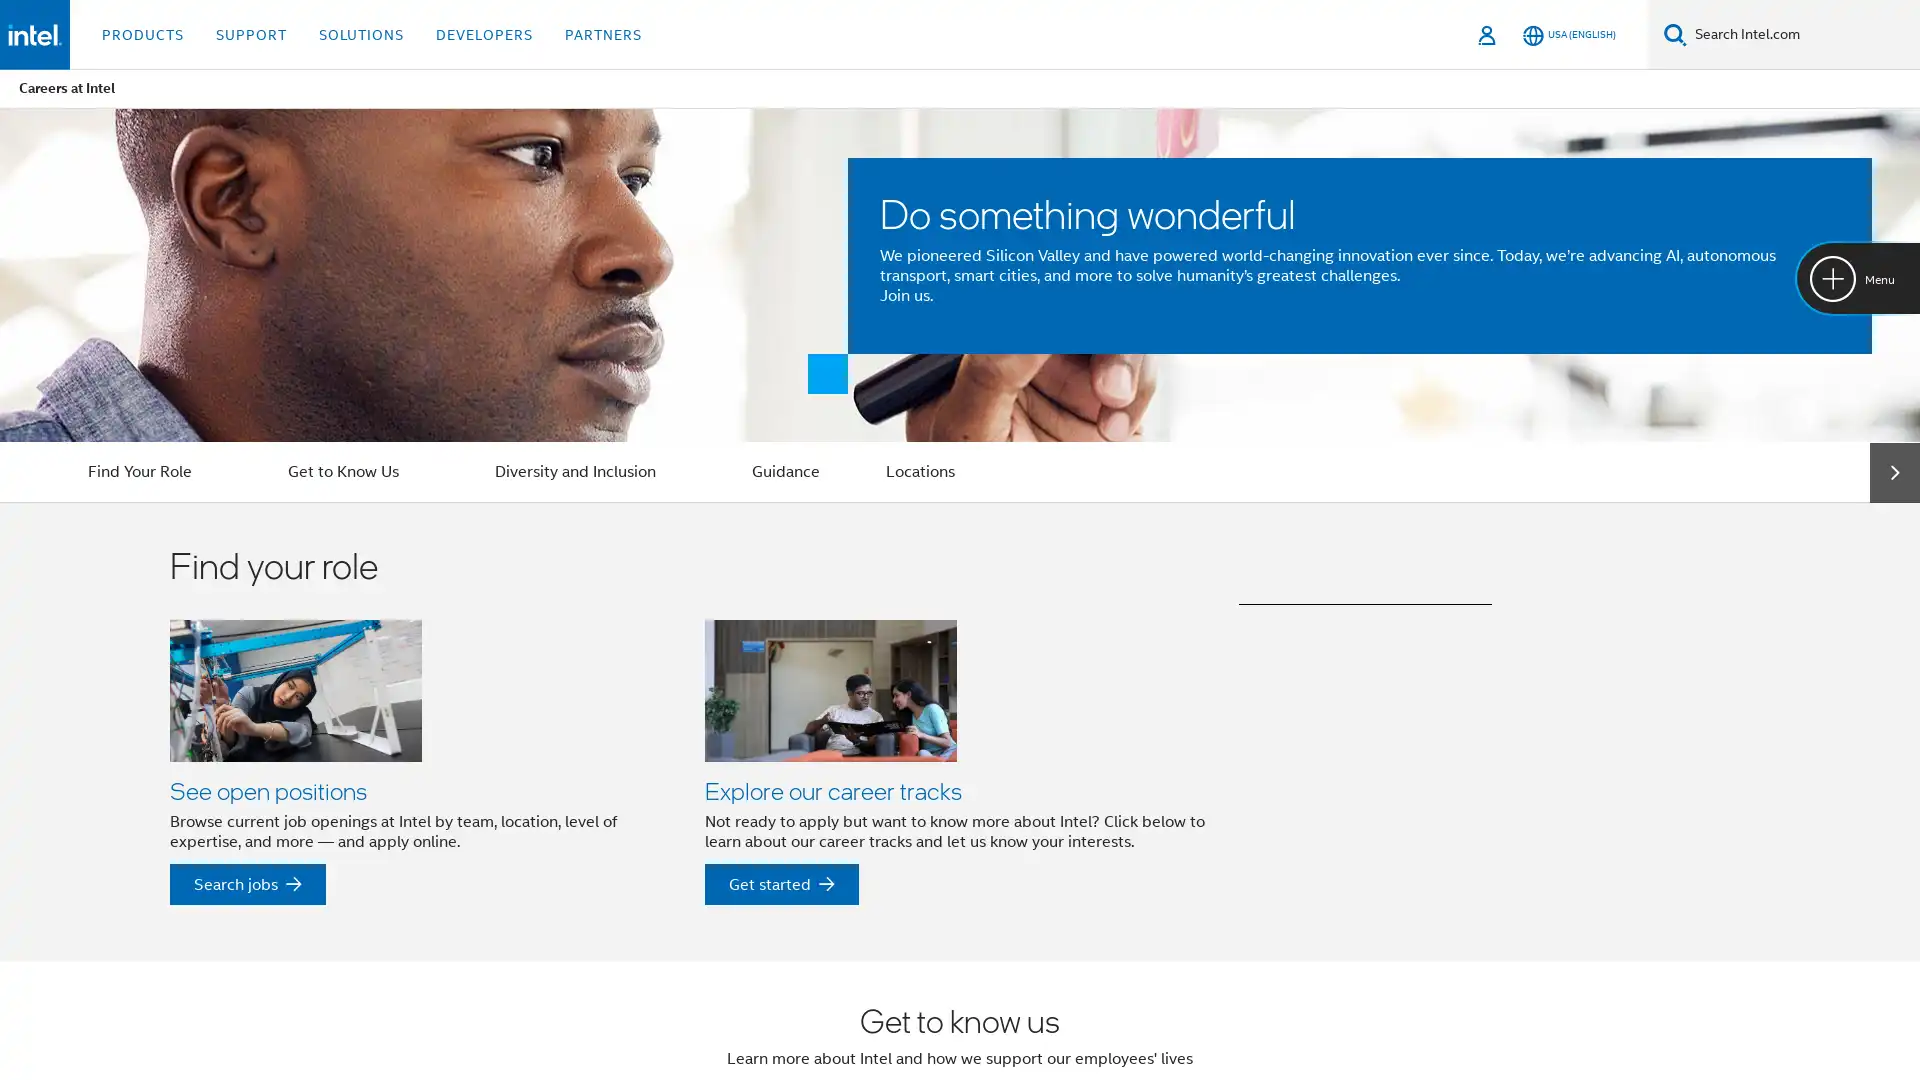 This screenshot has width=1920, height=1080. Describe the element at coordinates (1488, 34) in the screenshot. I see `Sign In` at that location.